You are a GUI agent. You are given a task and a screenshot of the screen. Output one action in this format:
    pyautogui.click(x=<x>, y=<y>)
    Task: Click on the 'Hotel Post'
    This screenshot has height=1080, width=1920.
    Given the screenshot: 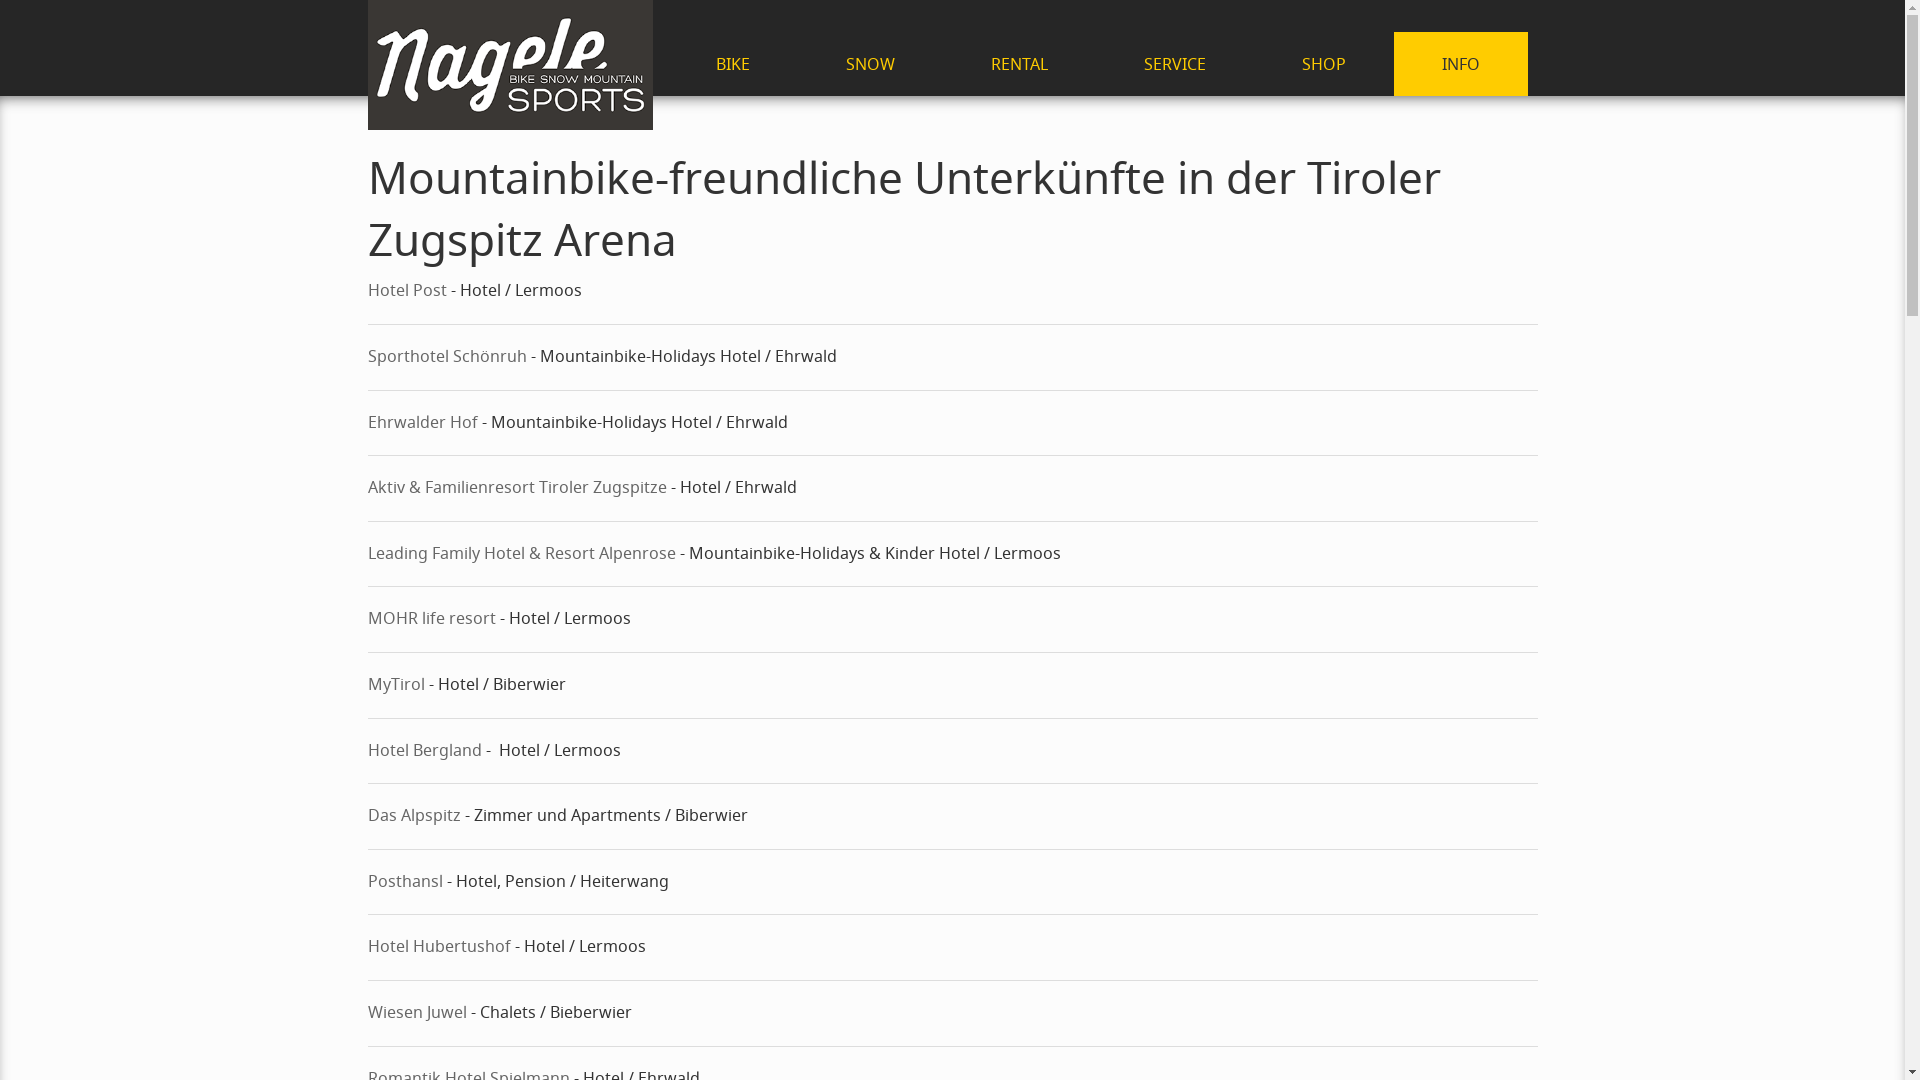 What is the action you would take?
    pyautogui.click(x=406, y=289)
    